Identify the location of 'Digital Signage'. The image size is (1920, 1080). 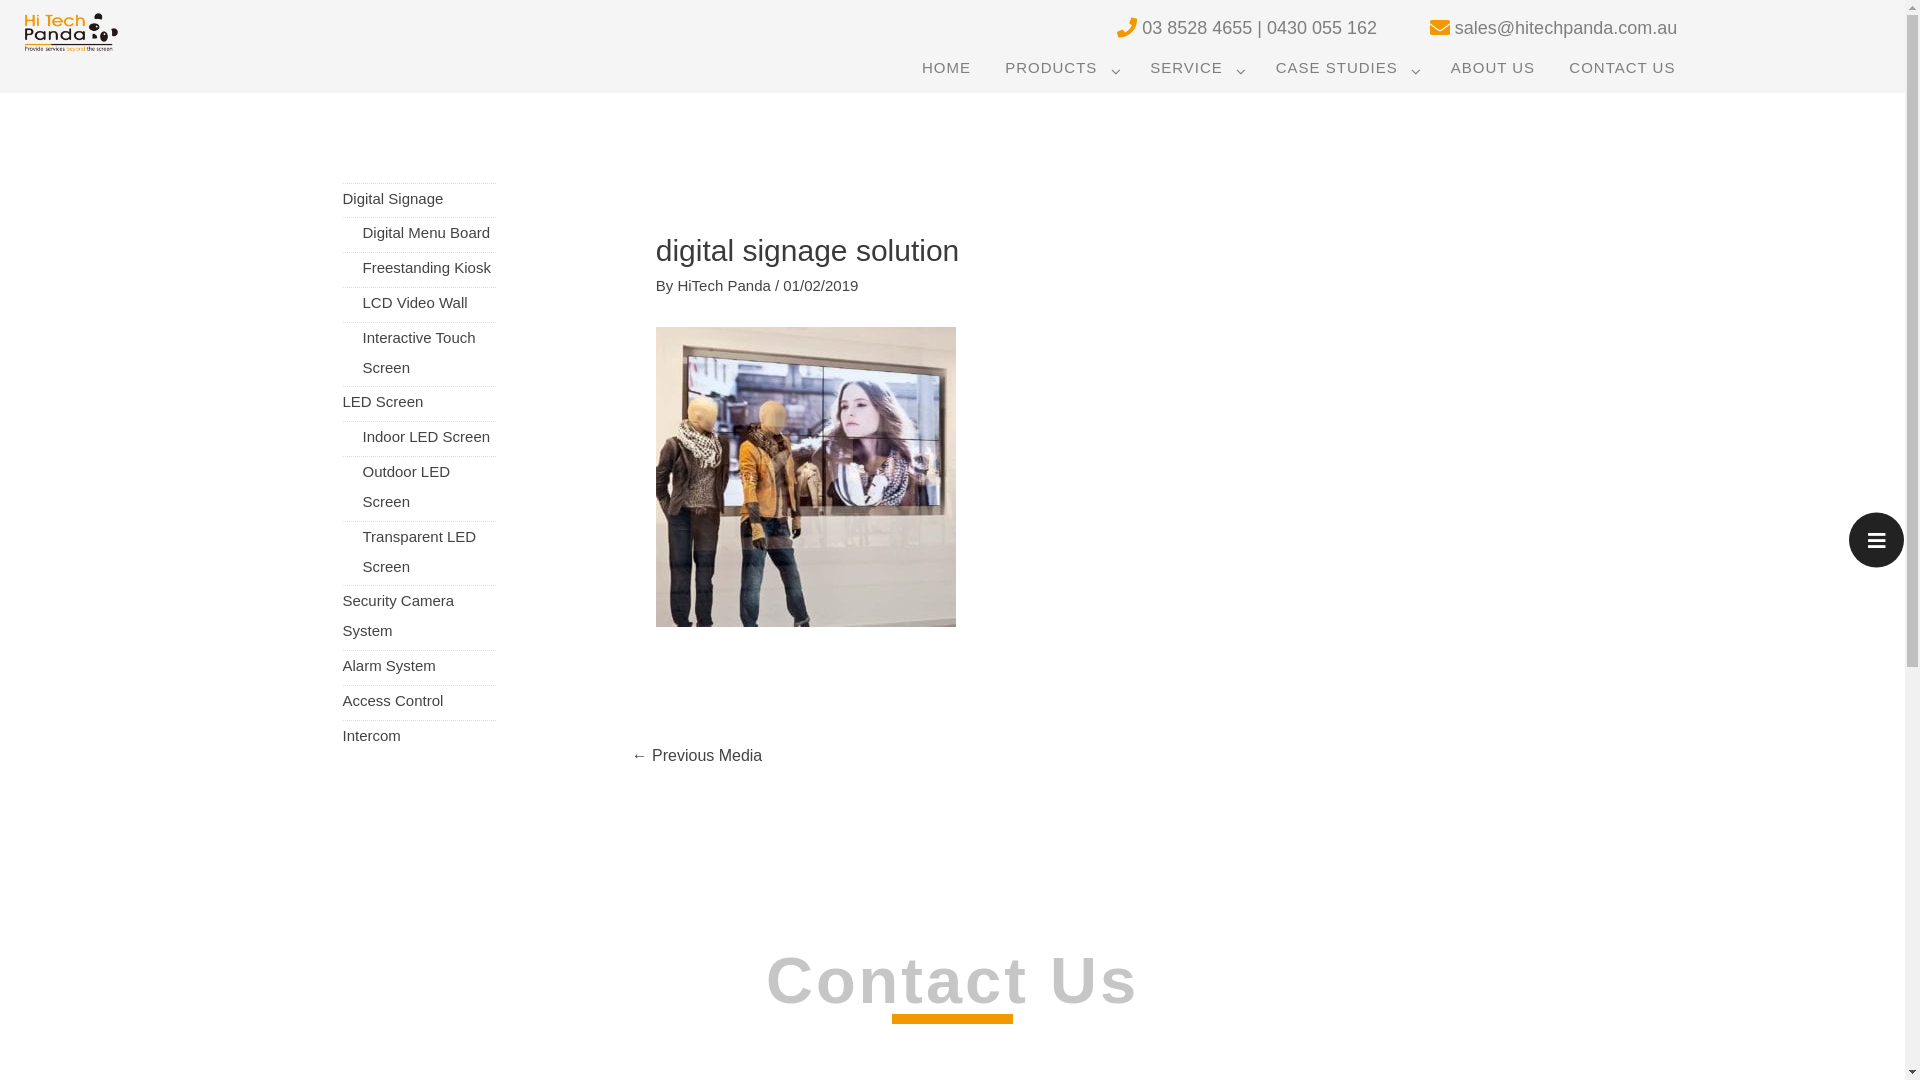
(392, 198).